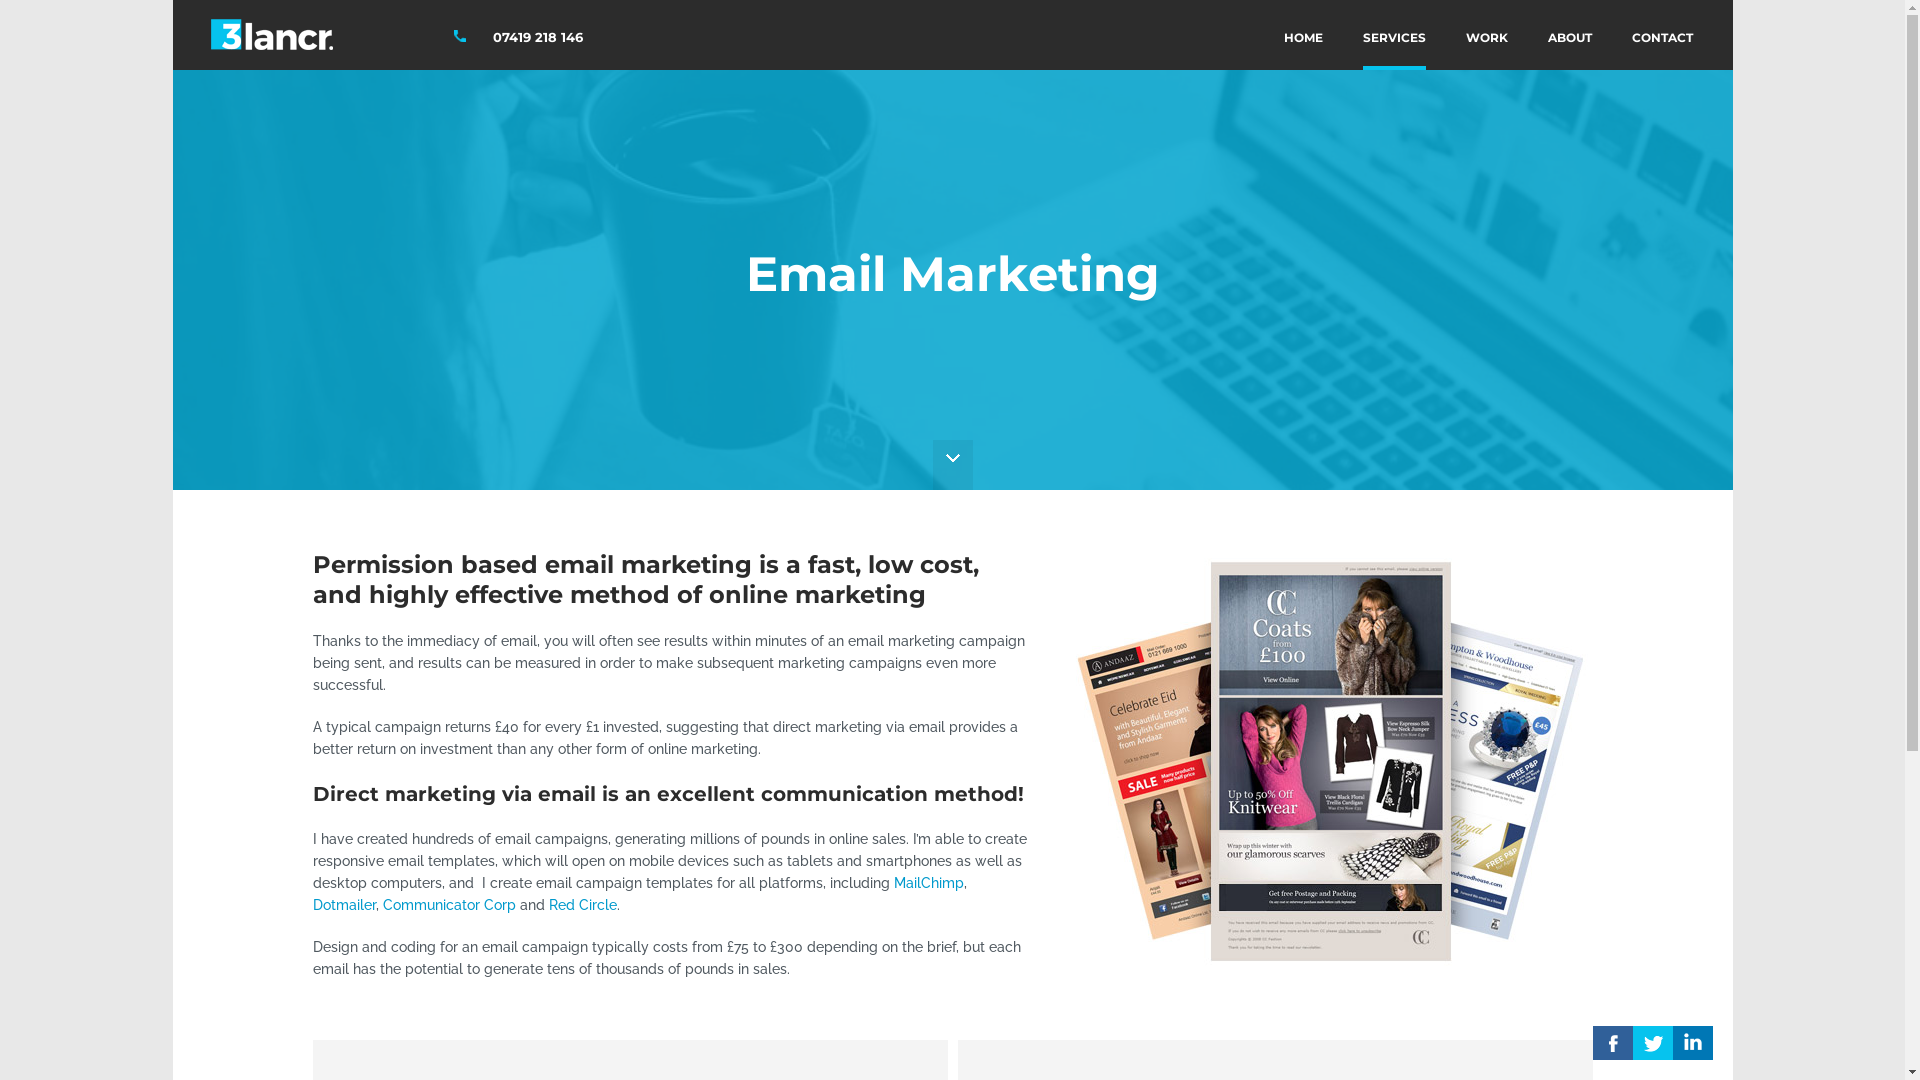 Image resolution: width=1920 pixels, height=1080 pixels. I want to click on '07419 218 146', so click(537, 37).